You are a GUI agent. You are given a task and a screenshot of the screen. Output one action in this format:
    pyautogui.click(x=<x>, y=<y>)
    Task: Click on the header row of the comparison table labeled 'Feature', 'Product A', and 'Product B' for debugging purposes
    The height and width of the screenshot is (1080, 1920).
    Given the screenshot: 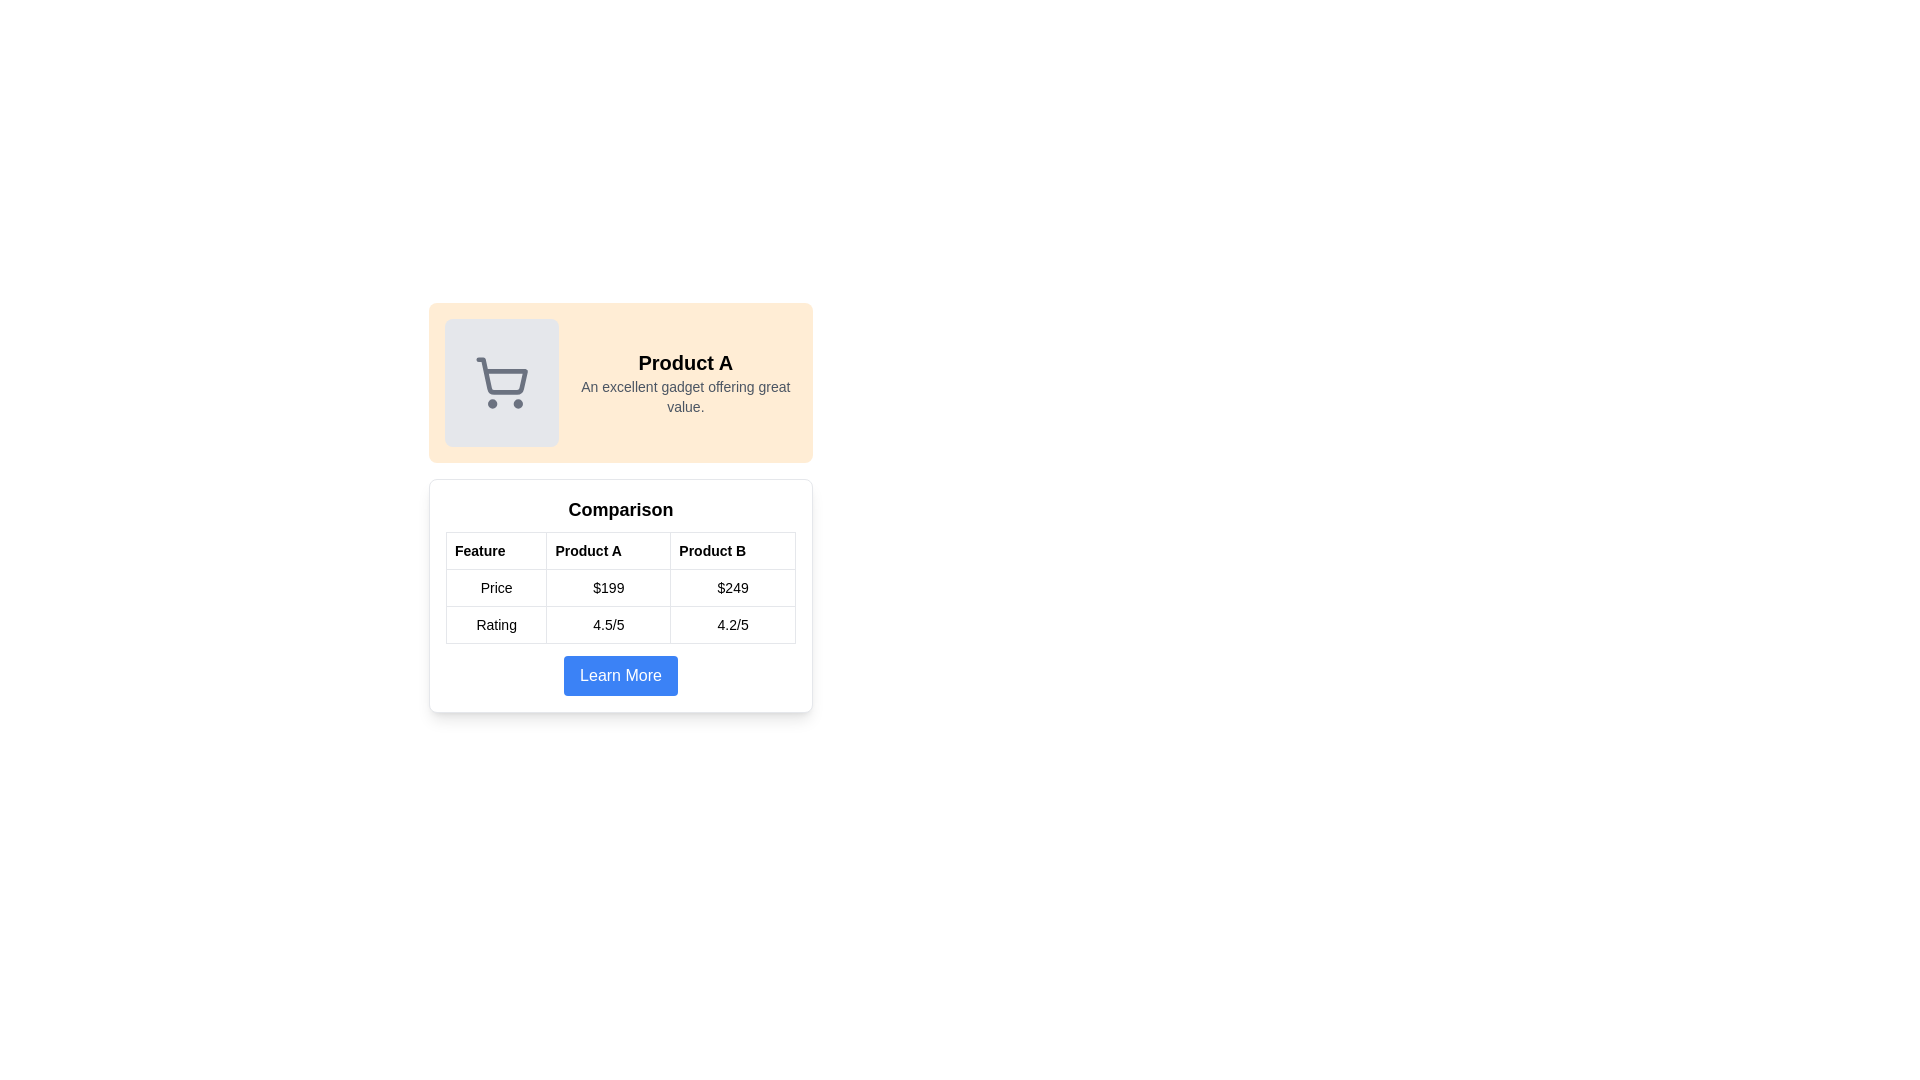 What is the action you would take?
    pyautogui.click(x=619, y=551)
    